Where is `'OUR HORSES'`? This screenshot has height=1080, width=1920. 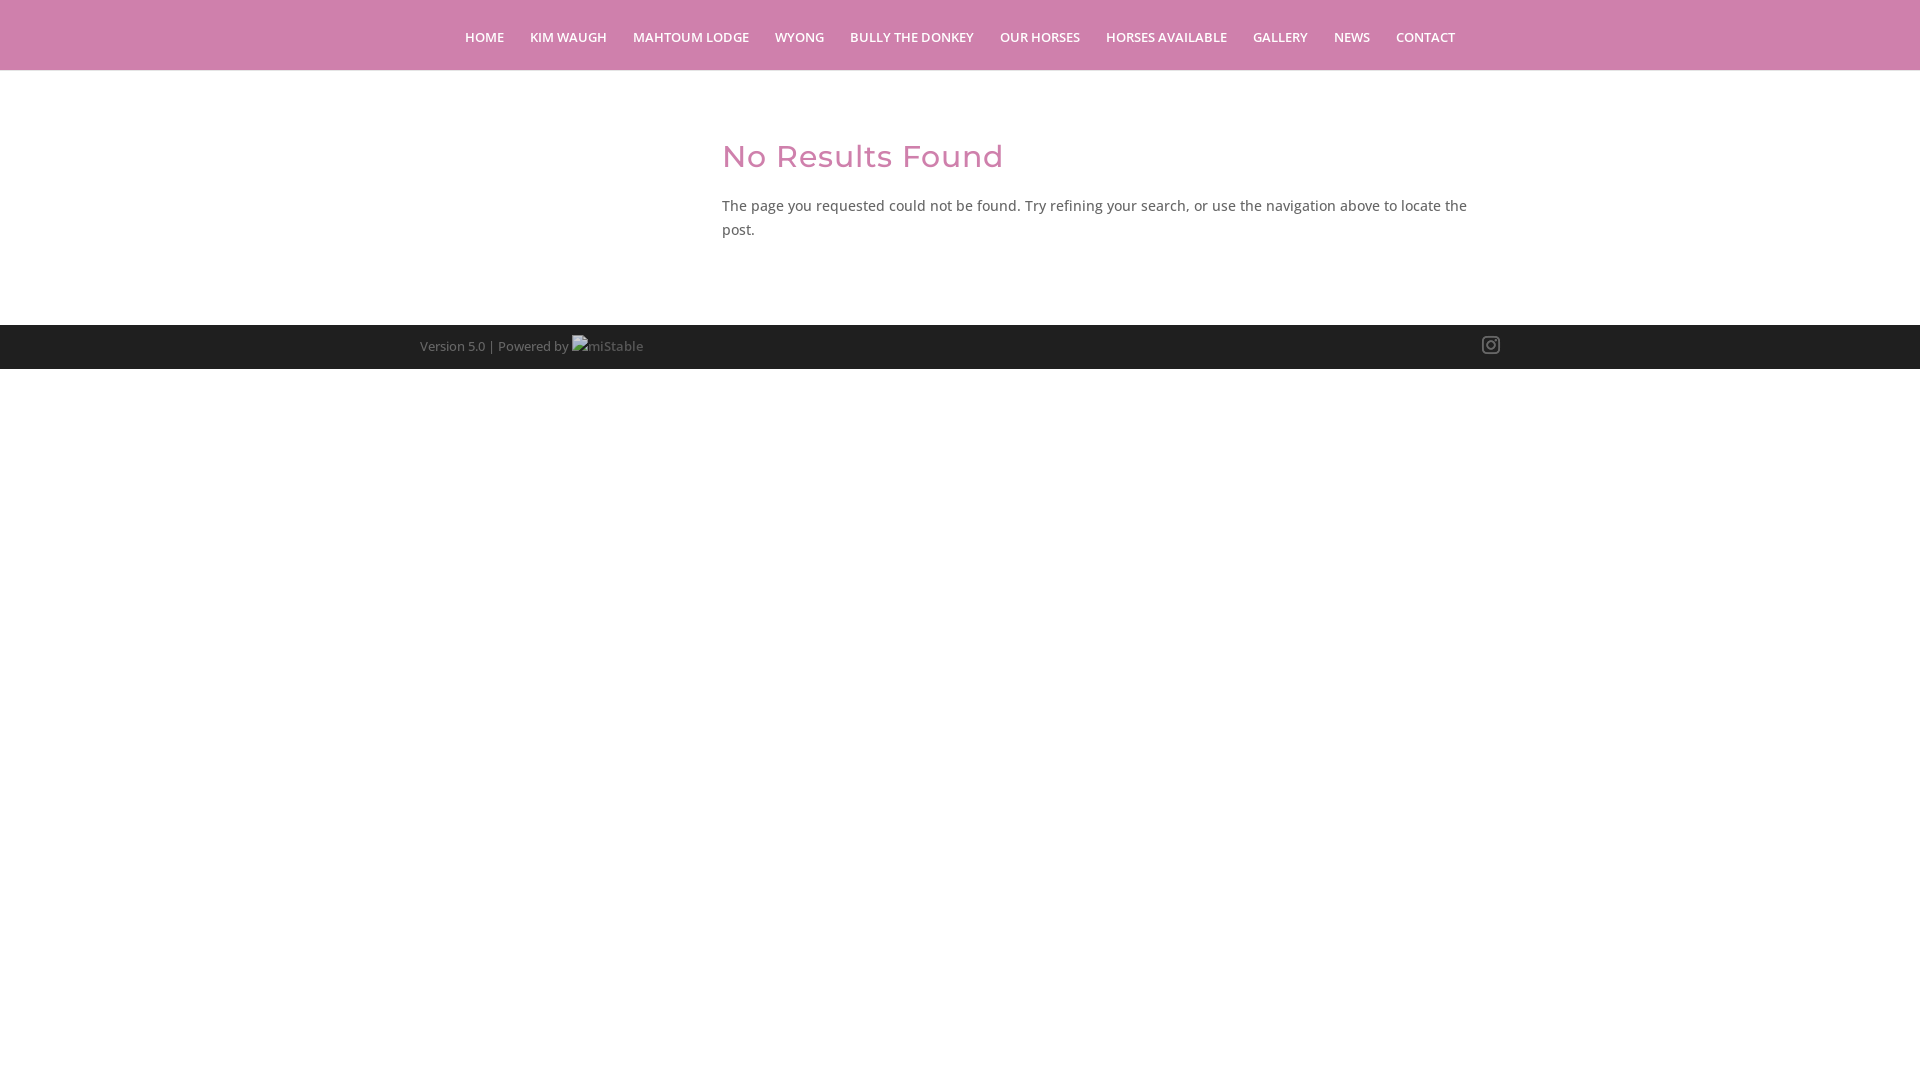 'OUR HORSES' is located at coordinates (1040, 49).